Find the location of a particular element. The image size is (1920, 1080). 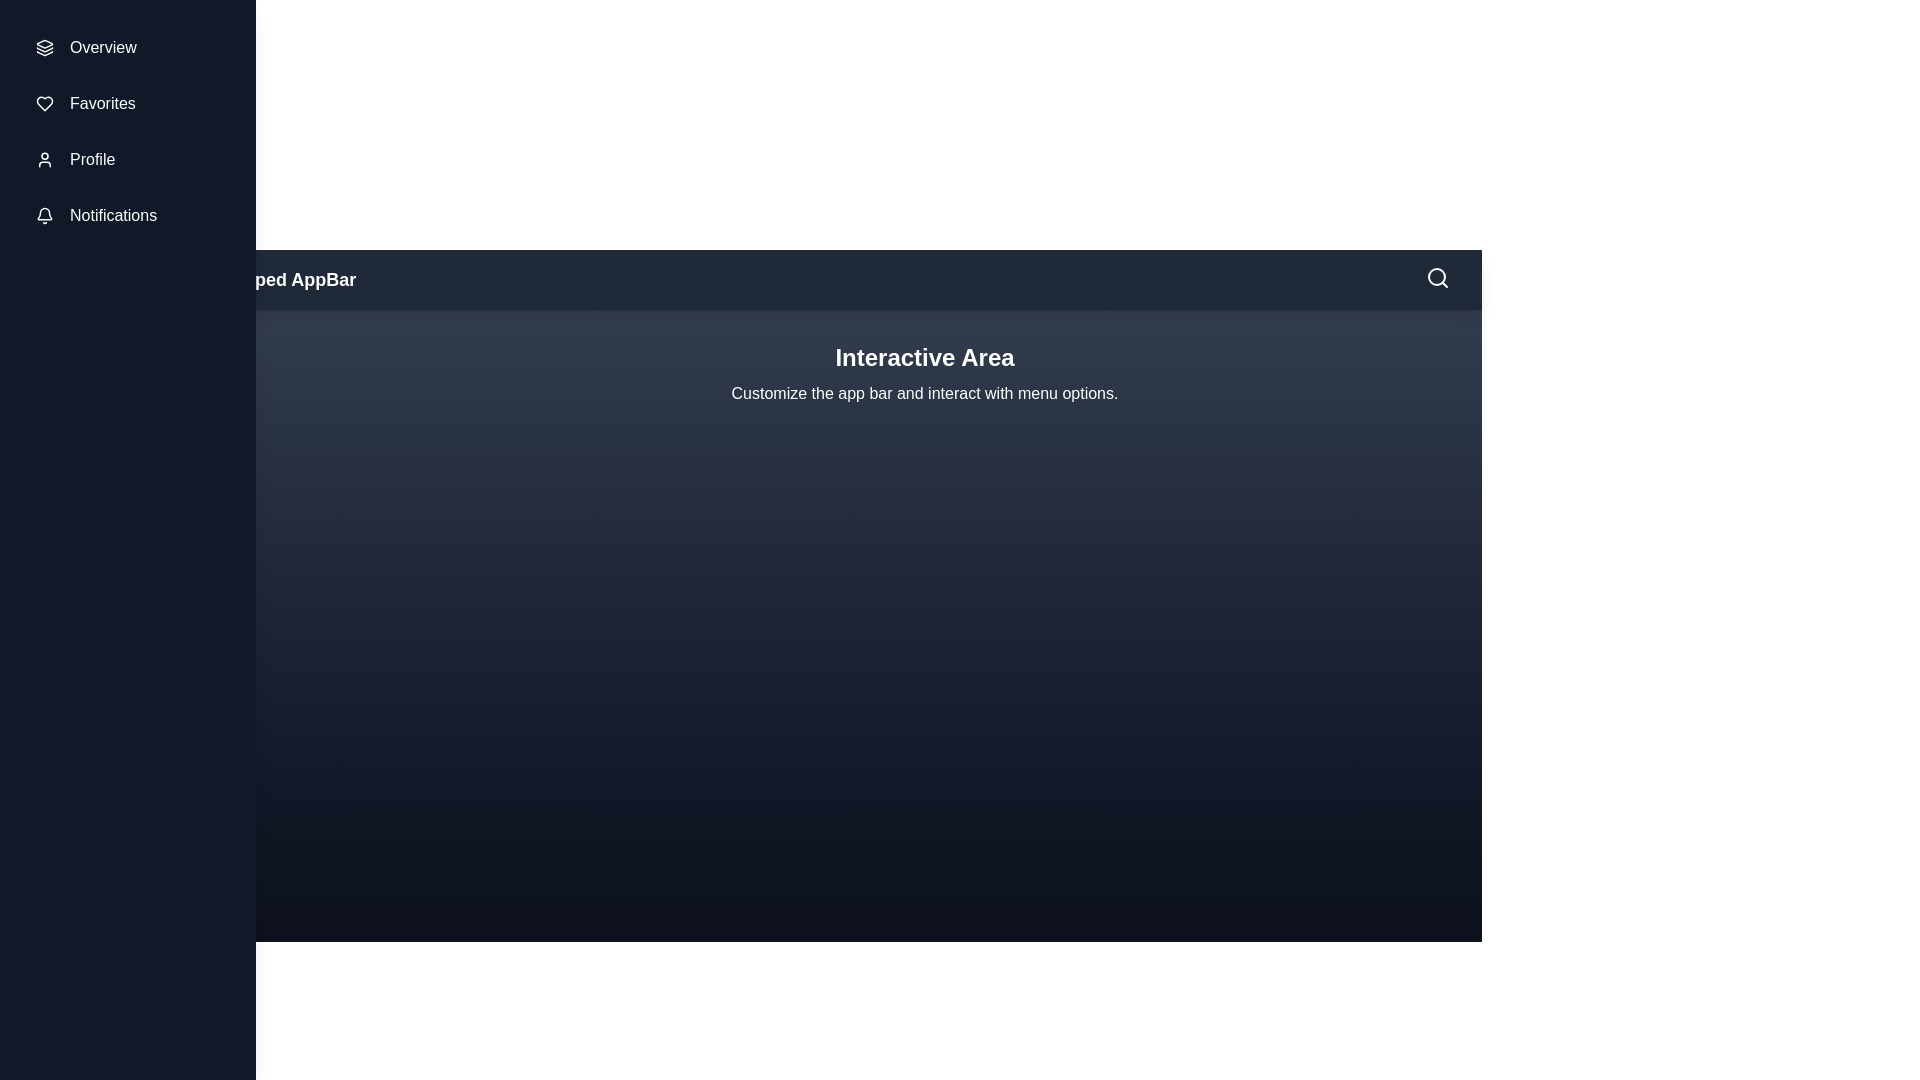

the search icon to initiate a search is located at coordinates (1437, 277).